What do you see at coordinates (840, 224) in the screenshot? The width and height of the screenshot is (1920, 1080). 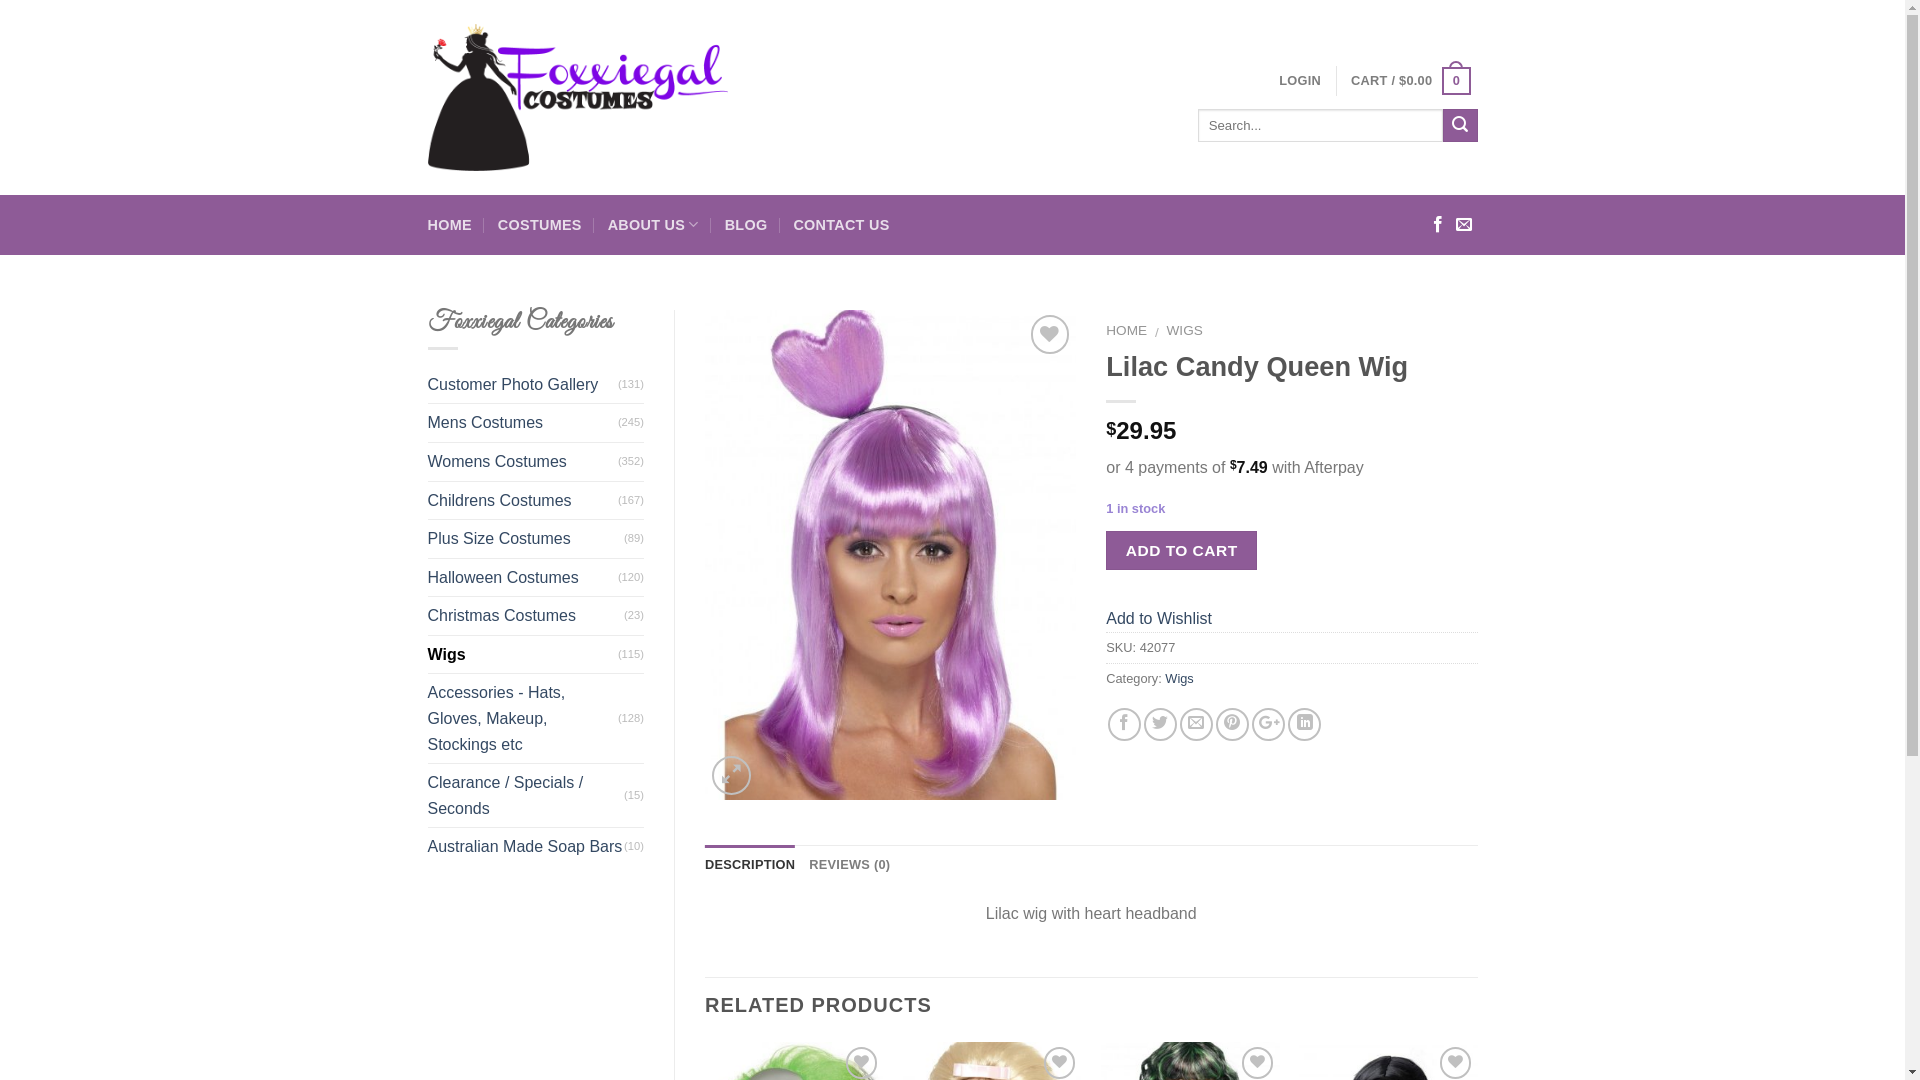 I see `'CONTACT US'` at bounding box center [840, 224].